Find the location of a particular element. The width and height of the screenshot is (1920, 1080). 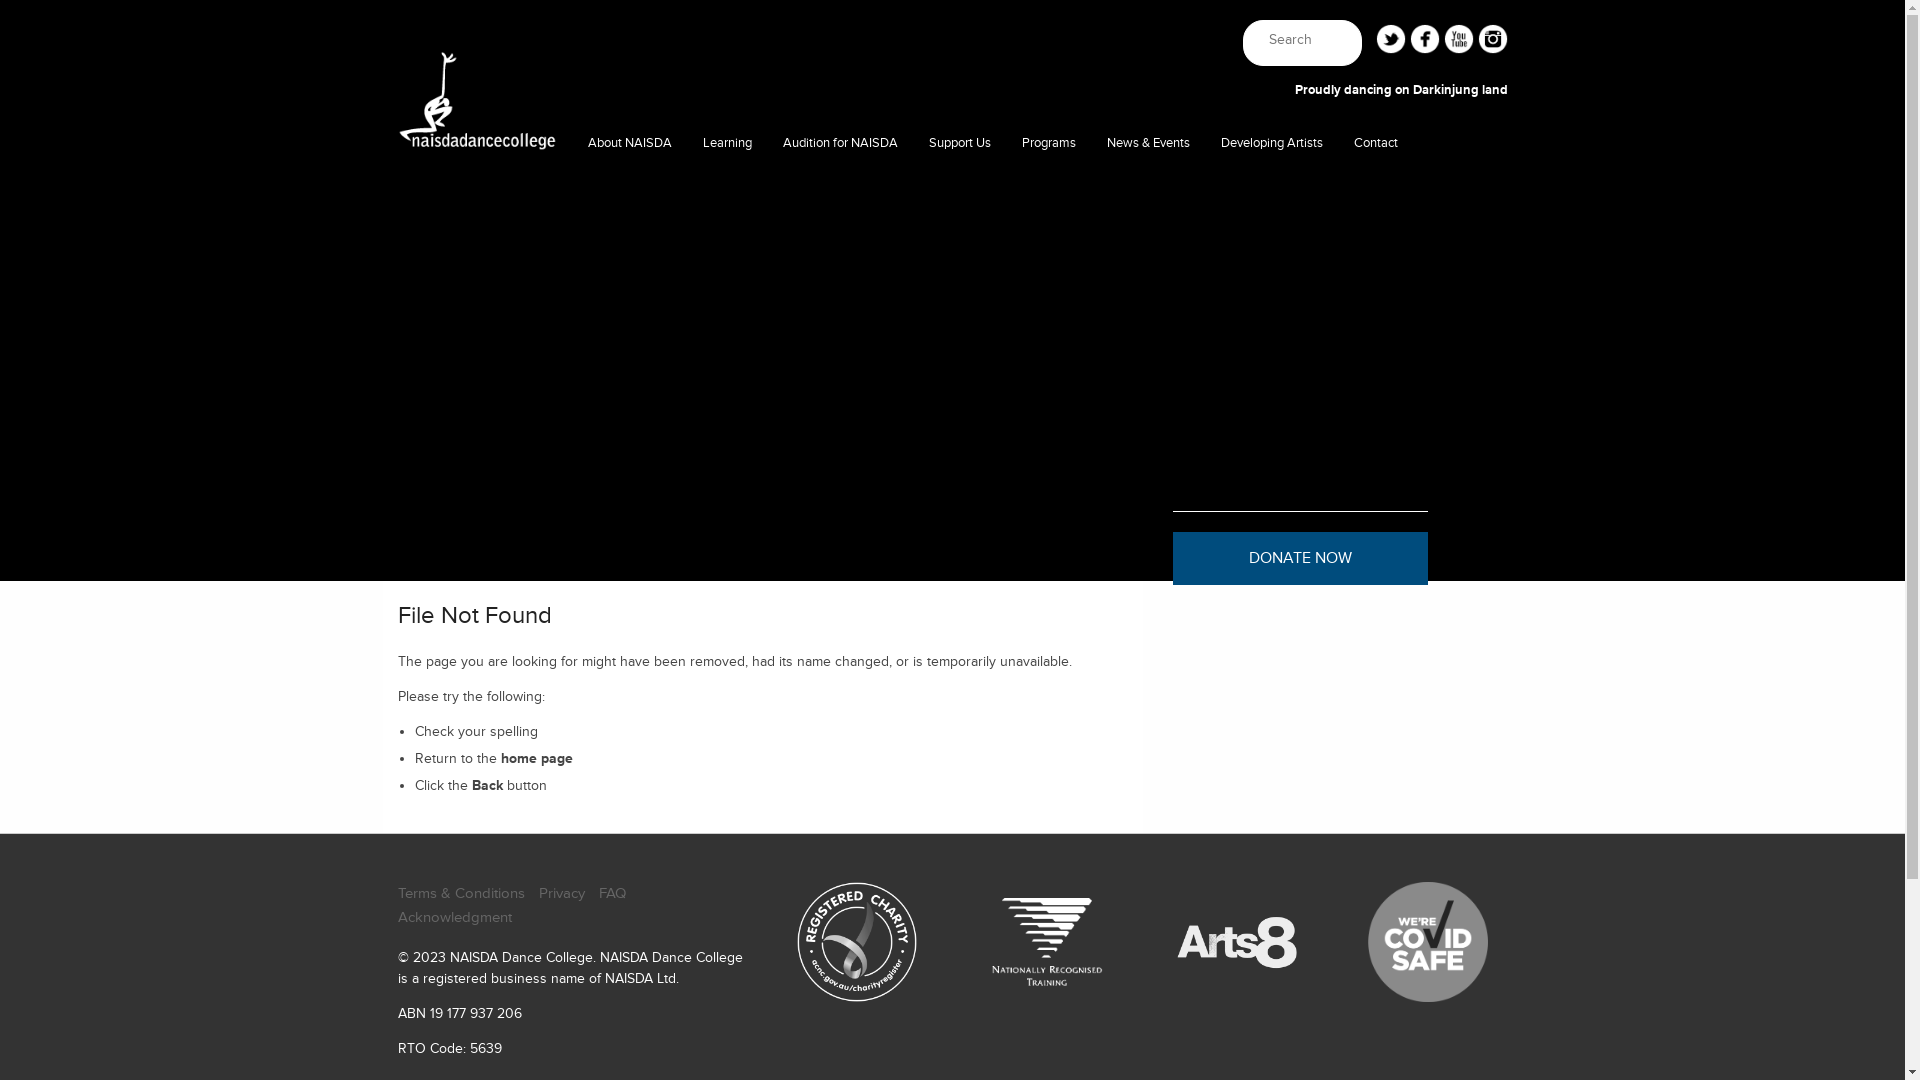

'Who We Are' is located at coordinates (628, 185).